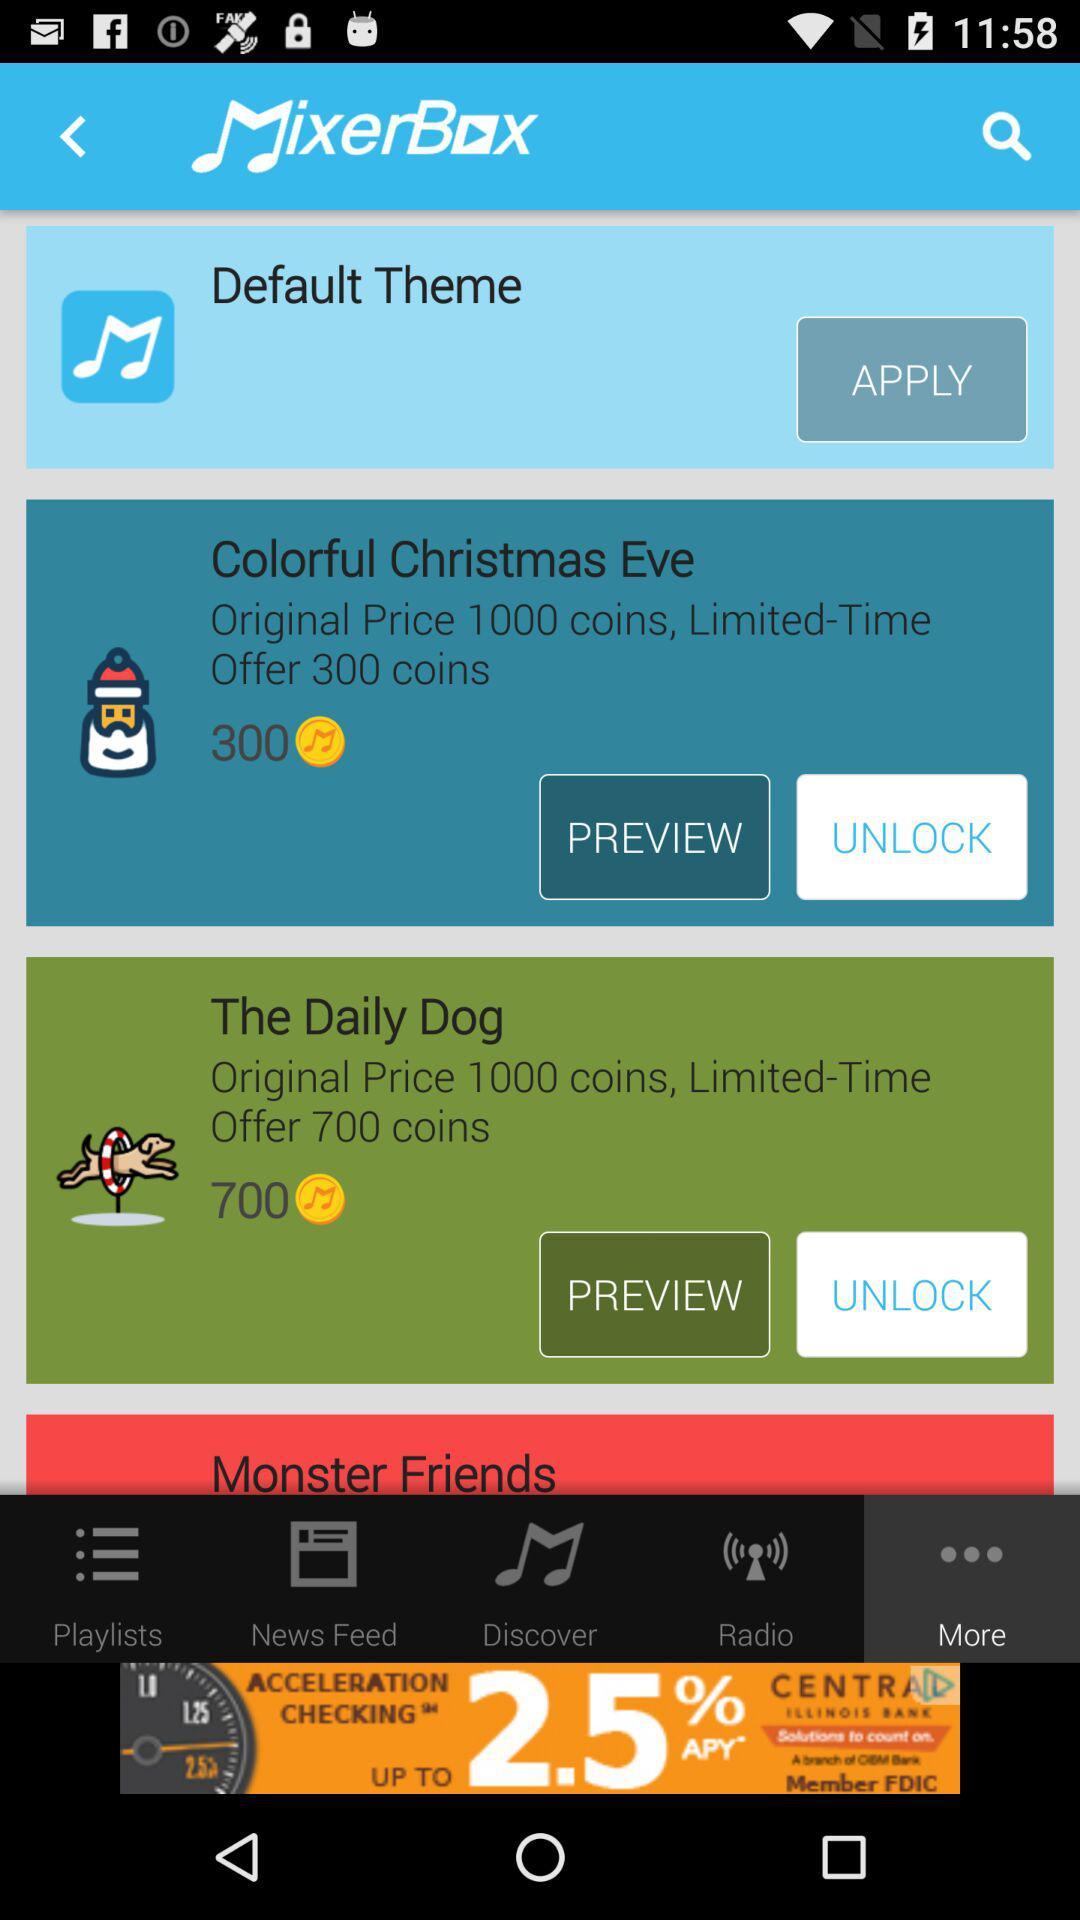 The height and width of the screenshot is (1920, 1080). I want to click on the preview button which is in green color box, so click(654, 1295).